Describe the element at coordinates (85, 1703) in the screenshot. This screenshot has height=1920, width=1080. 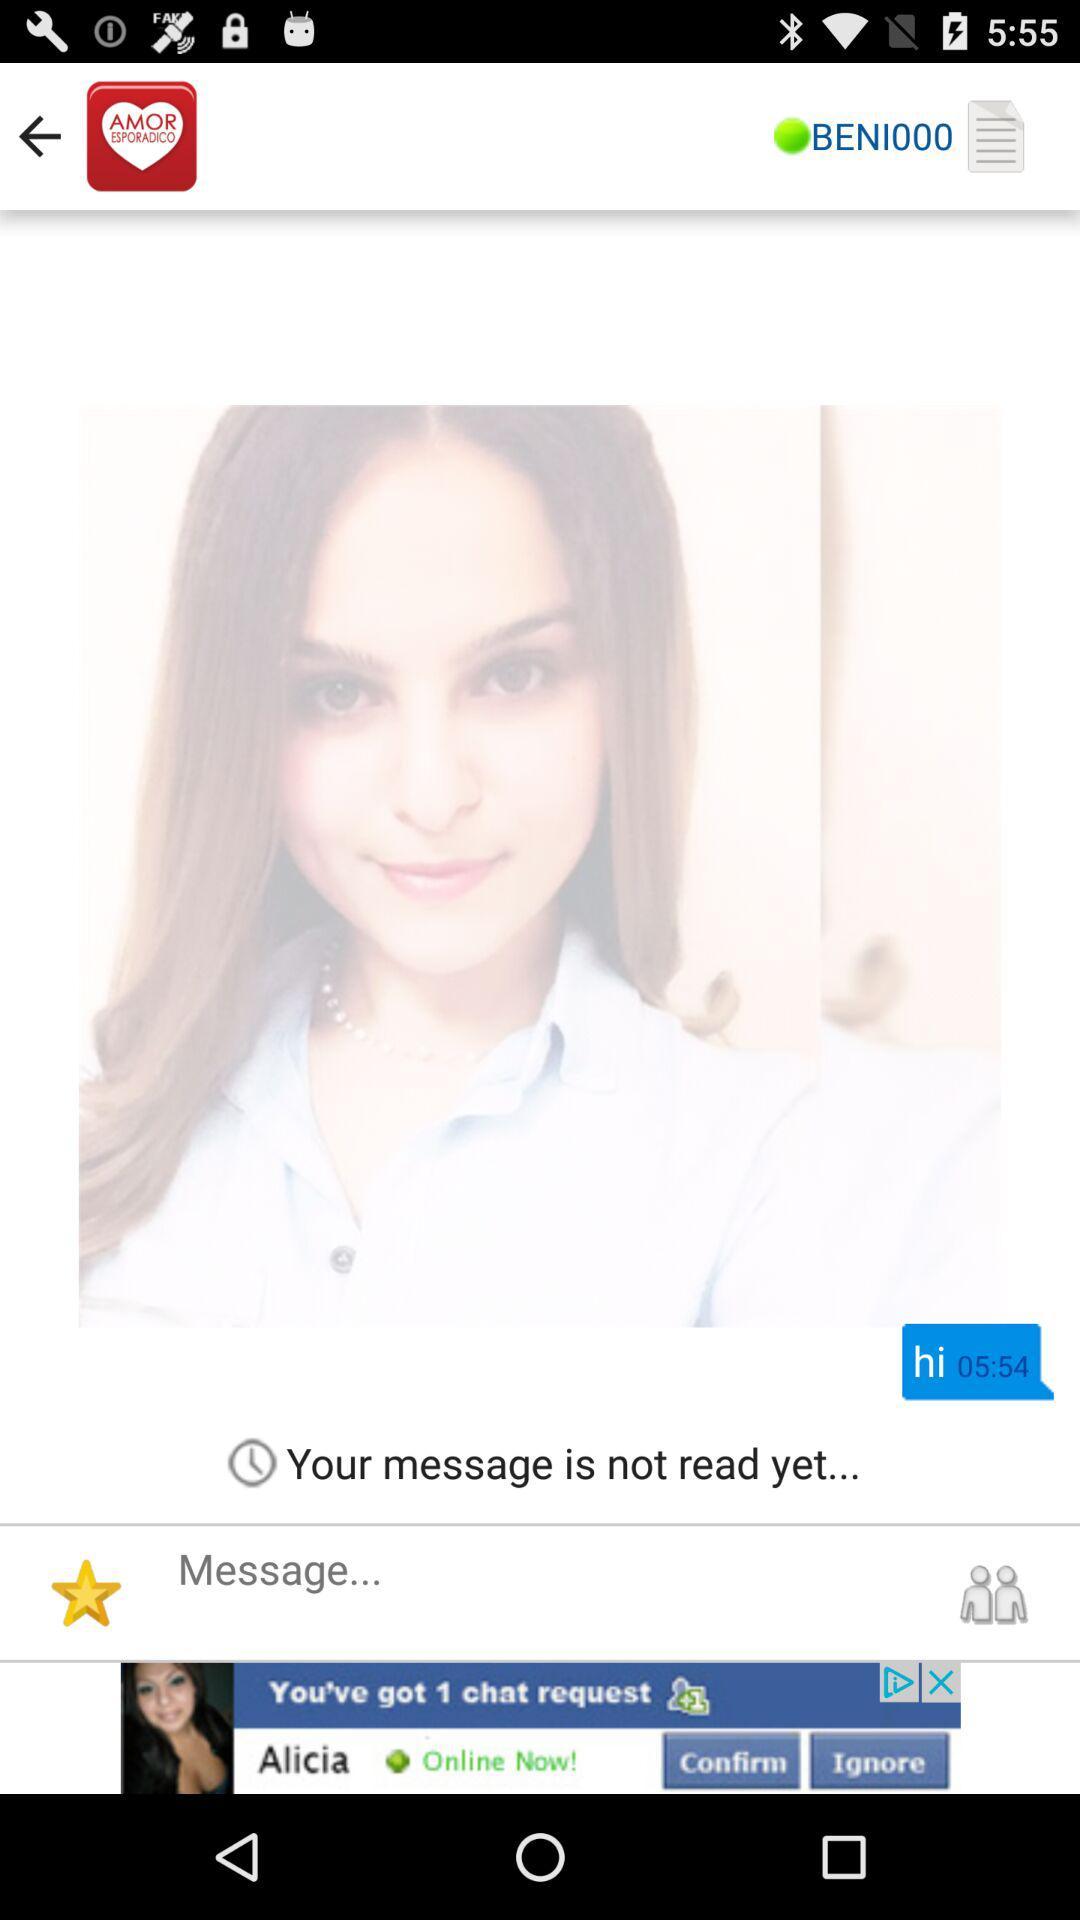
I see `the star icon` at that location.